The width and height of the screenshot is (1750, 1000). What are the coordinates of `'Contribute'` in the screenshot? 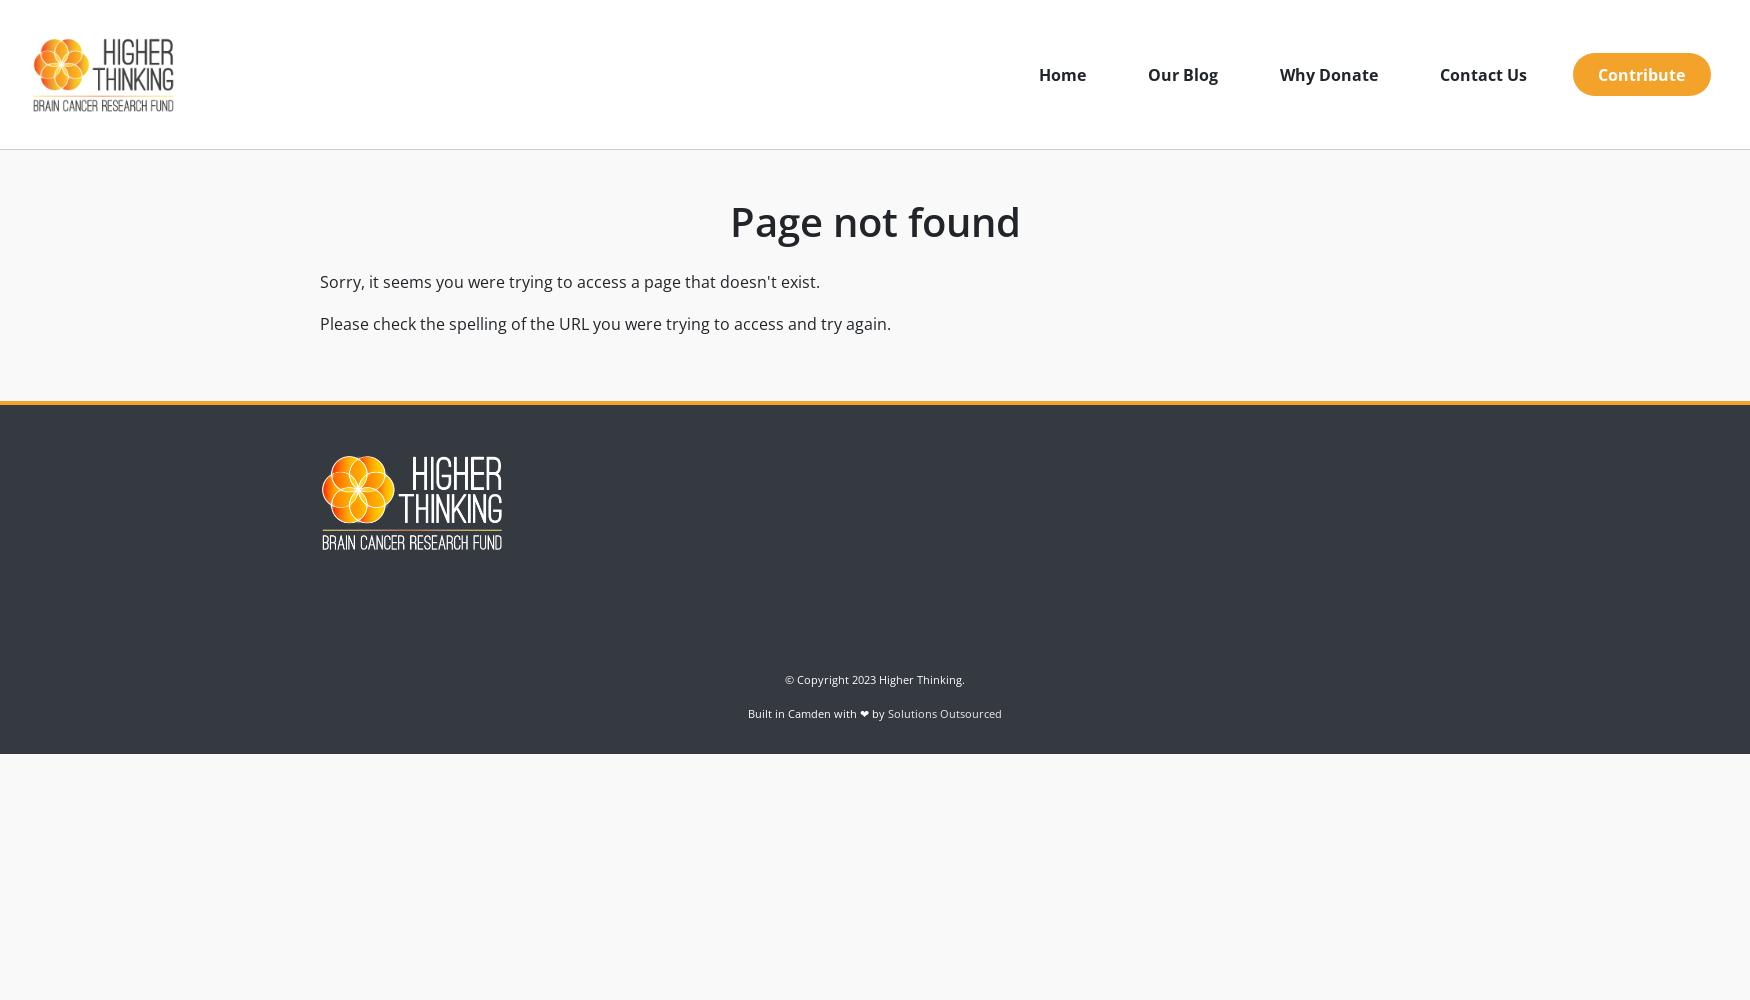 It's located at (1597, 73).